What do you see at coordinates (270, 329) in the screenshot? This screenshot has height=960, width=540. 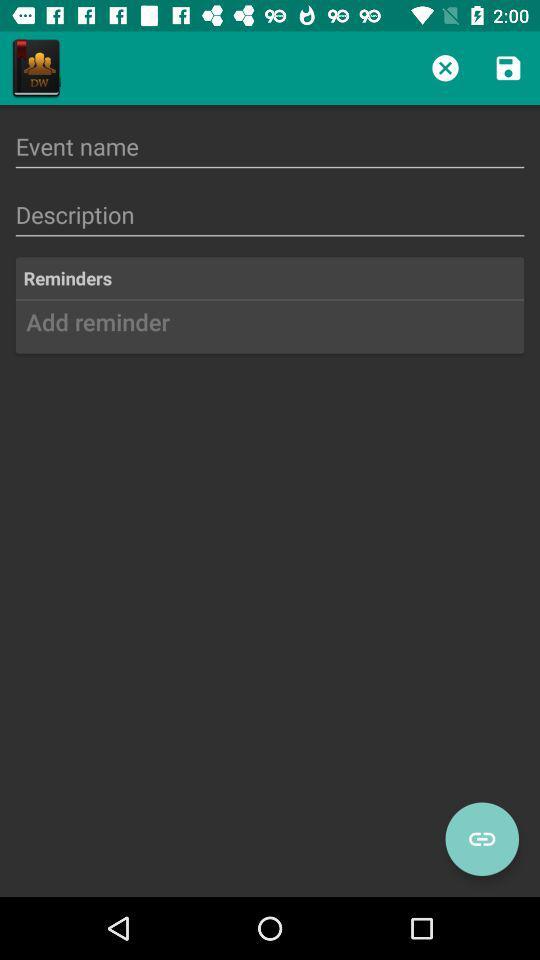 I see `icon below the reminders item` at bounding box center [270, 329].